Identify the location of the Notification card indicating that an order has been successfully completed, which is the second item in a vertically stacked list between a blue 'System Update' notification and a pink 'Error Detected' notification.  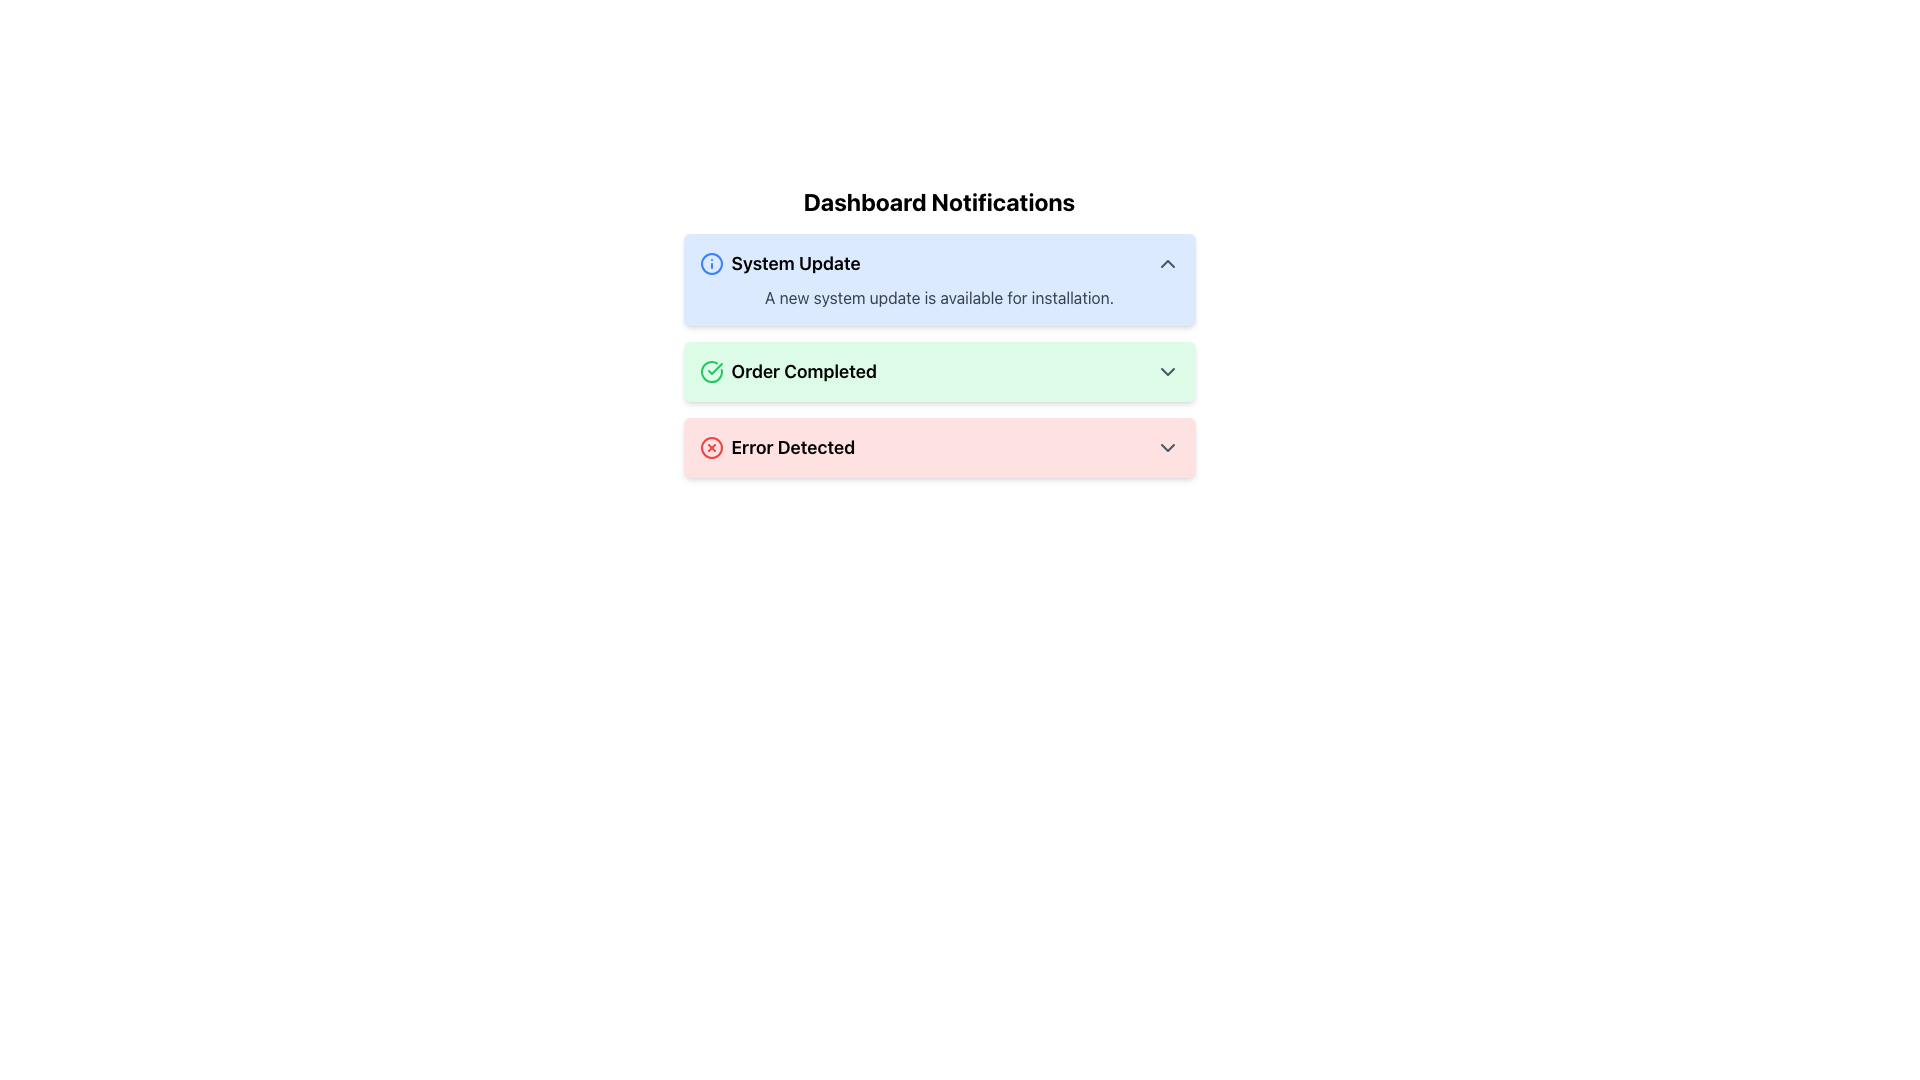
(938, 371).